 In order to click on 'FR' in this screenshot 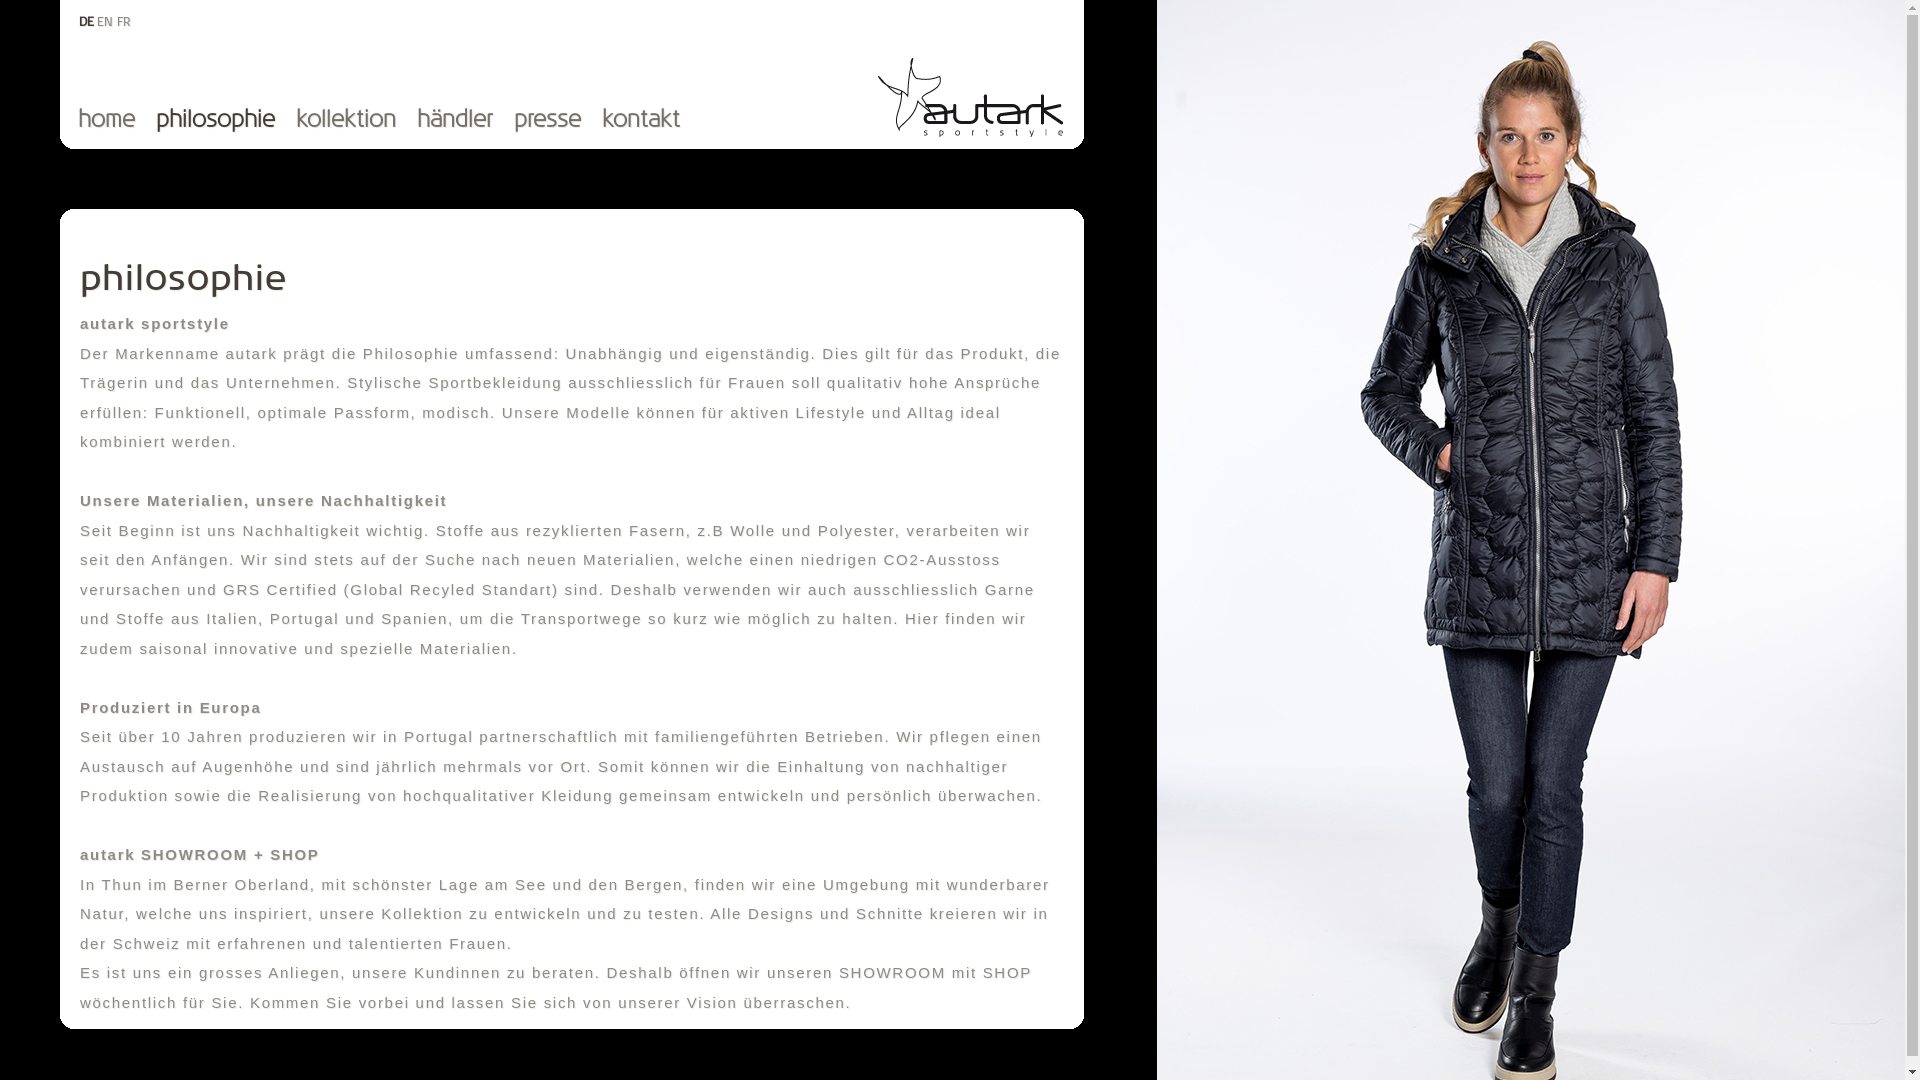, I will do `click(123, 22)`.